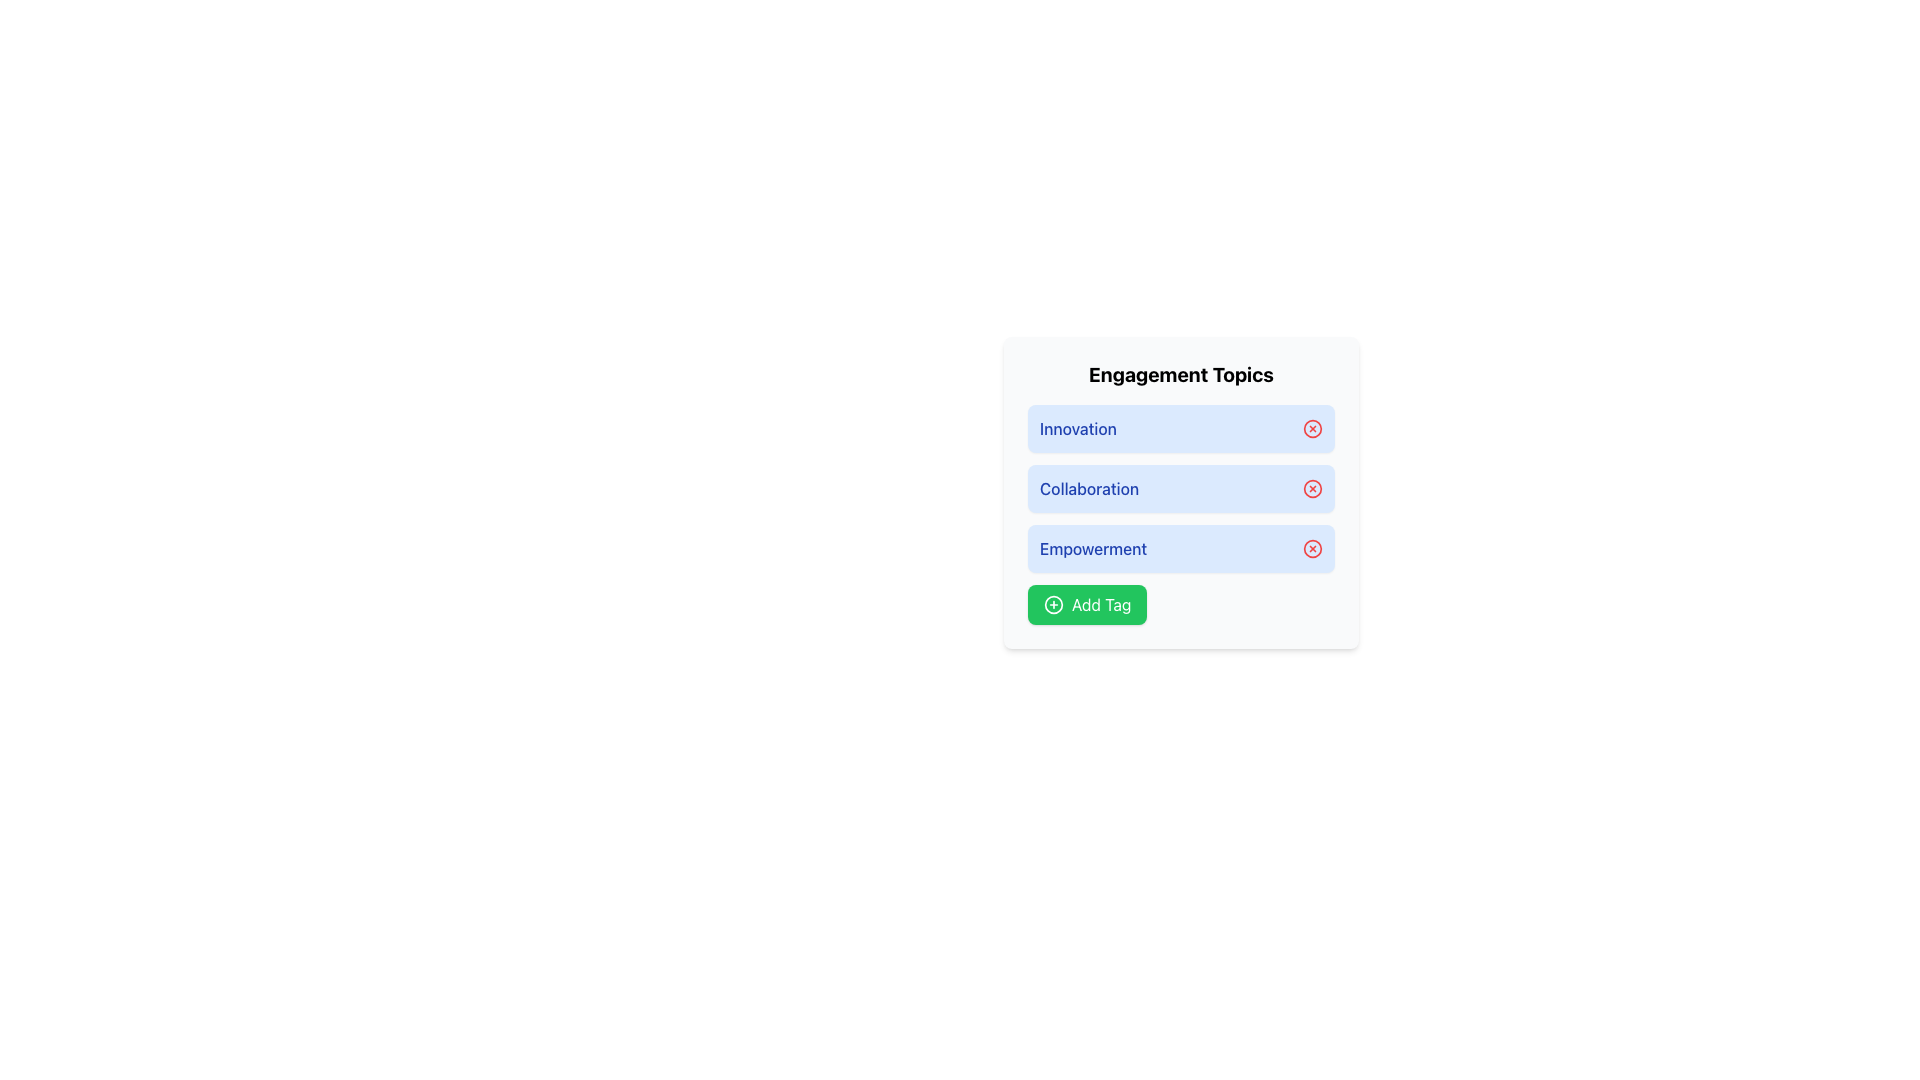 Image resolution: width=1920 pixels, height=1080 pixels. Describe the element at coordinates (1088, 489) in the screenshot. I see `the informational text label for the topic 'Collaboration', which is the second item in the list of topics, located below 'Innovation' and above 'Empowerment'` at that location.